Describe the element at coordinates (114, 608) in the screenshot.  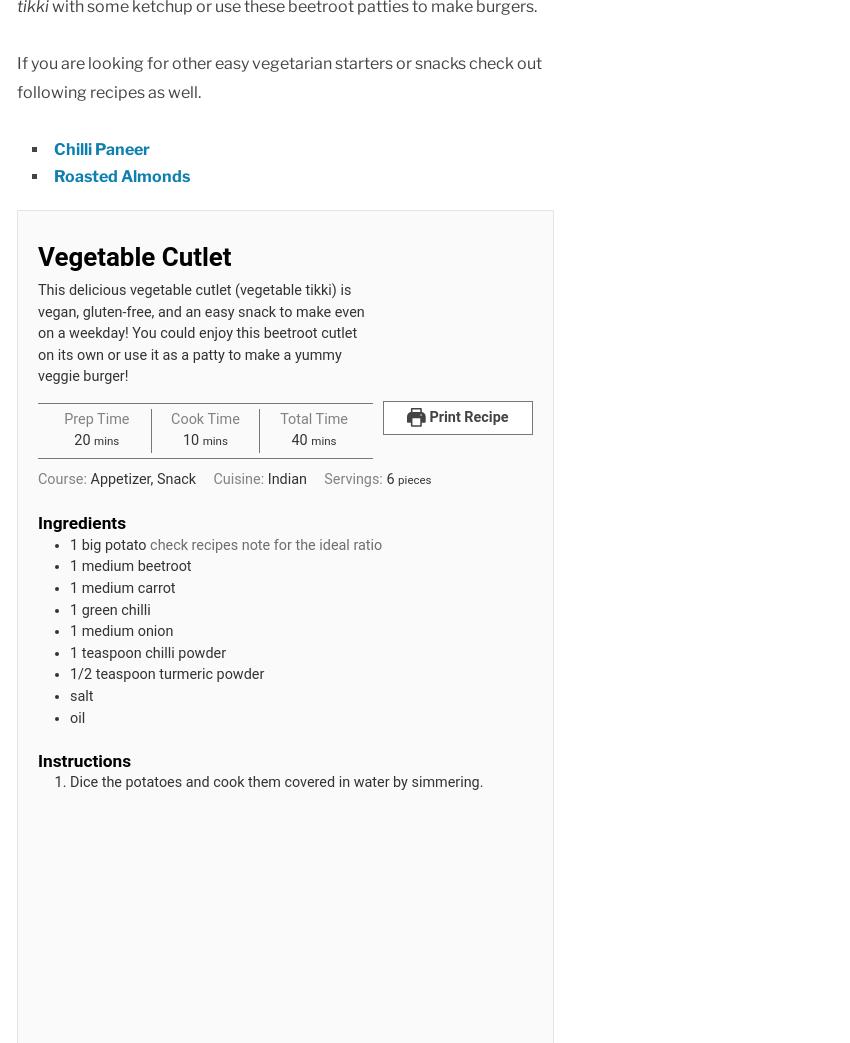
I see `'green chilli'` at that location.